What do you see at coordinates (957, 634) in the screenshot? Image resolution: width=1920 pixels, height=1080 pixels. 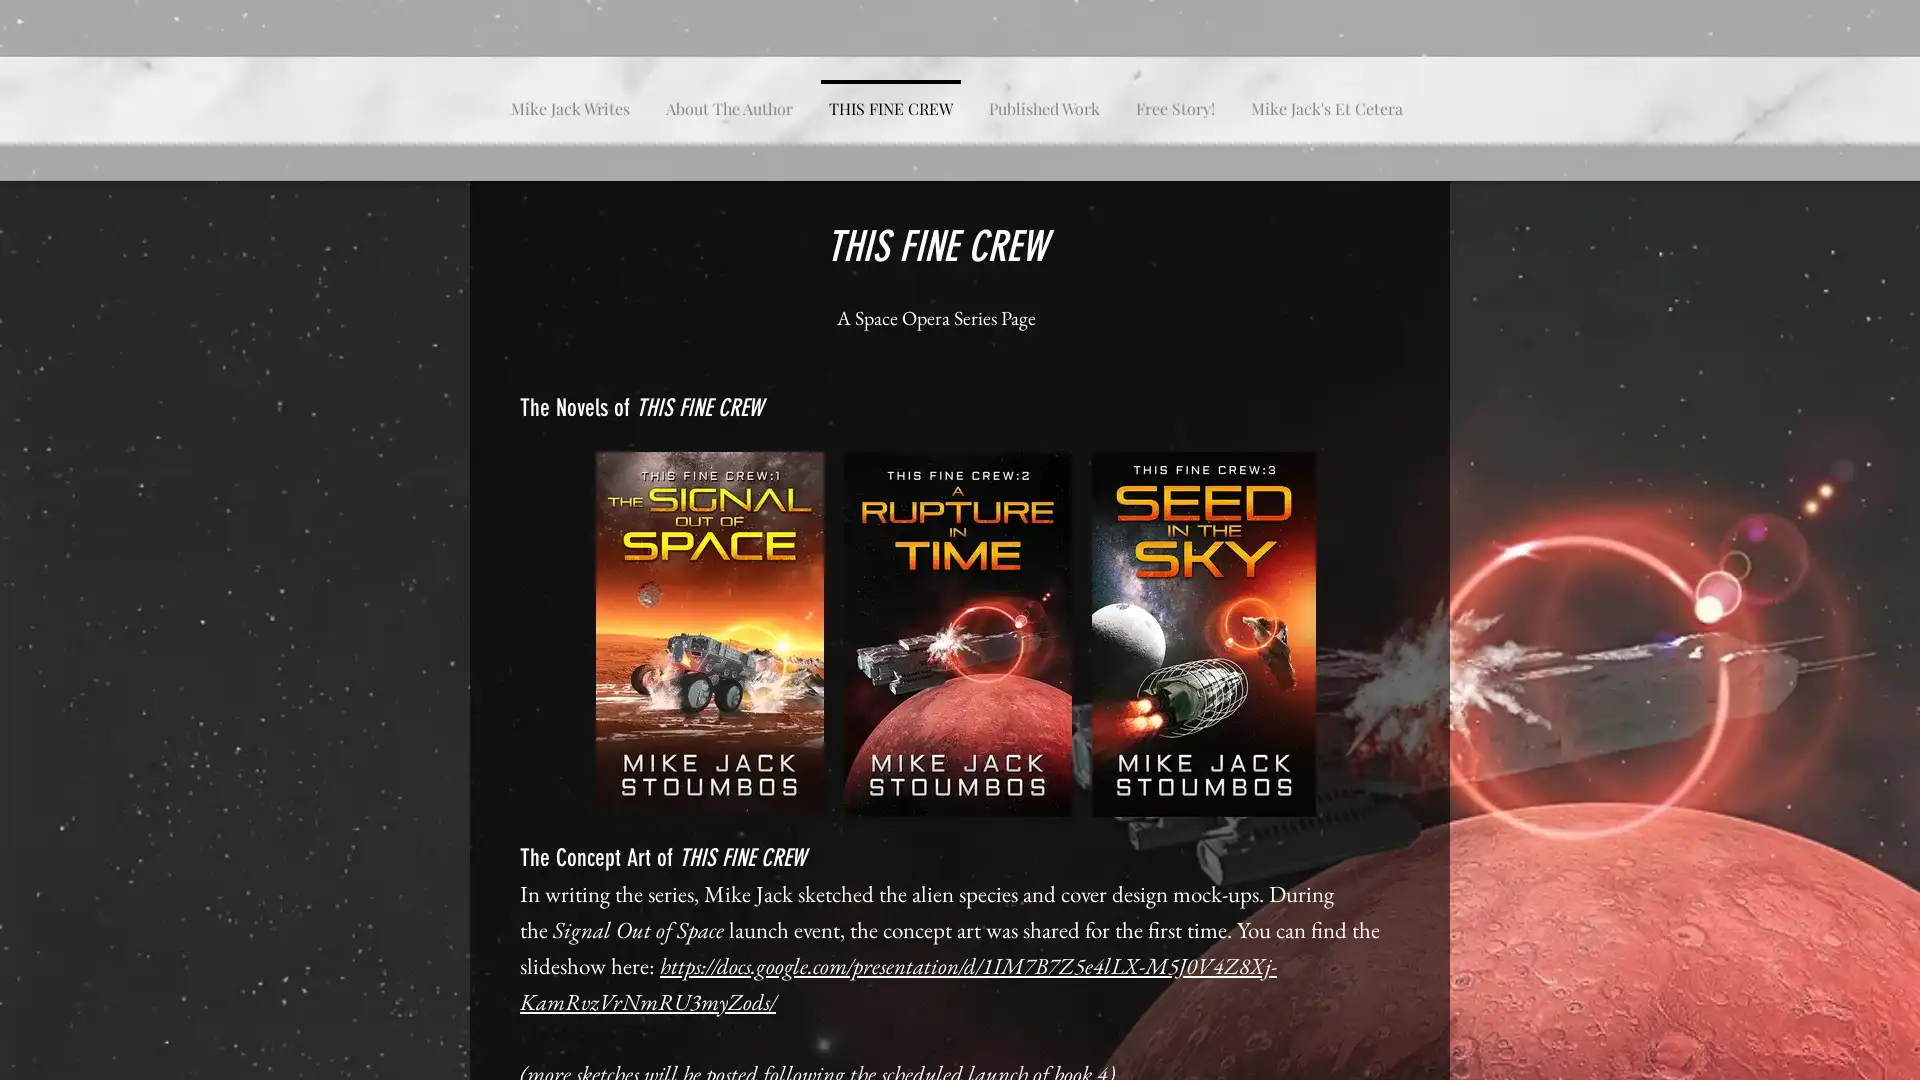 I see `A Rupture in Time TFC2 Kindle Cover.jpg` at bounding box center [957, 634].